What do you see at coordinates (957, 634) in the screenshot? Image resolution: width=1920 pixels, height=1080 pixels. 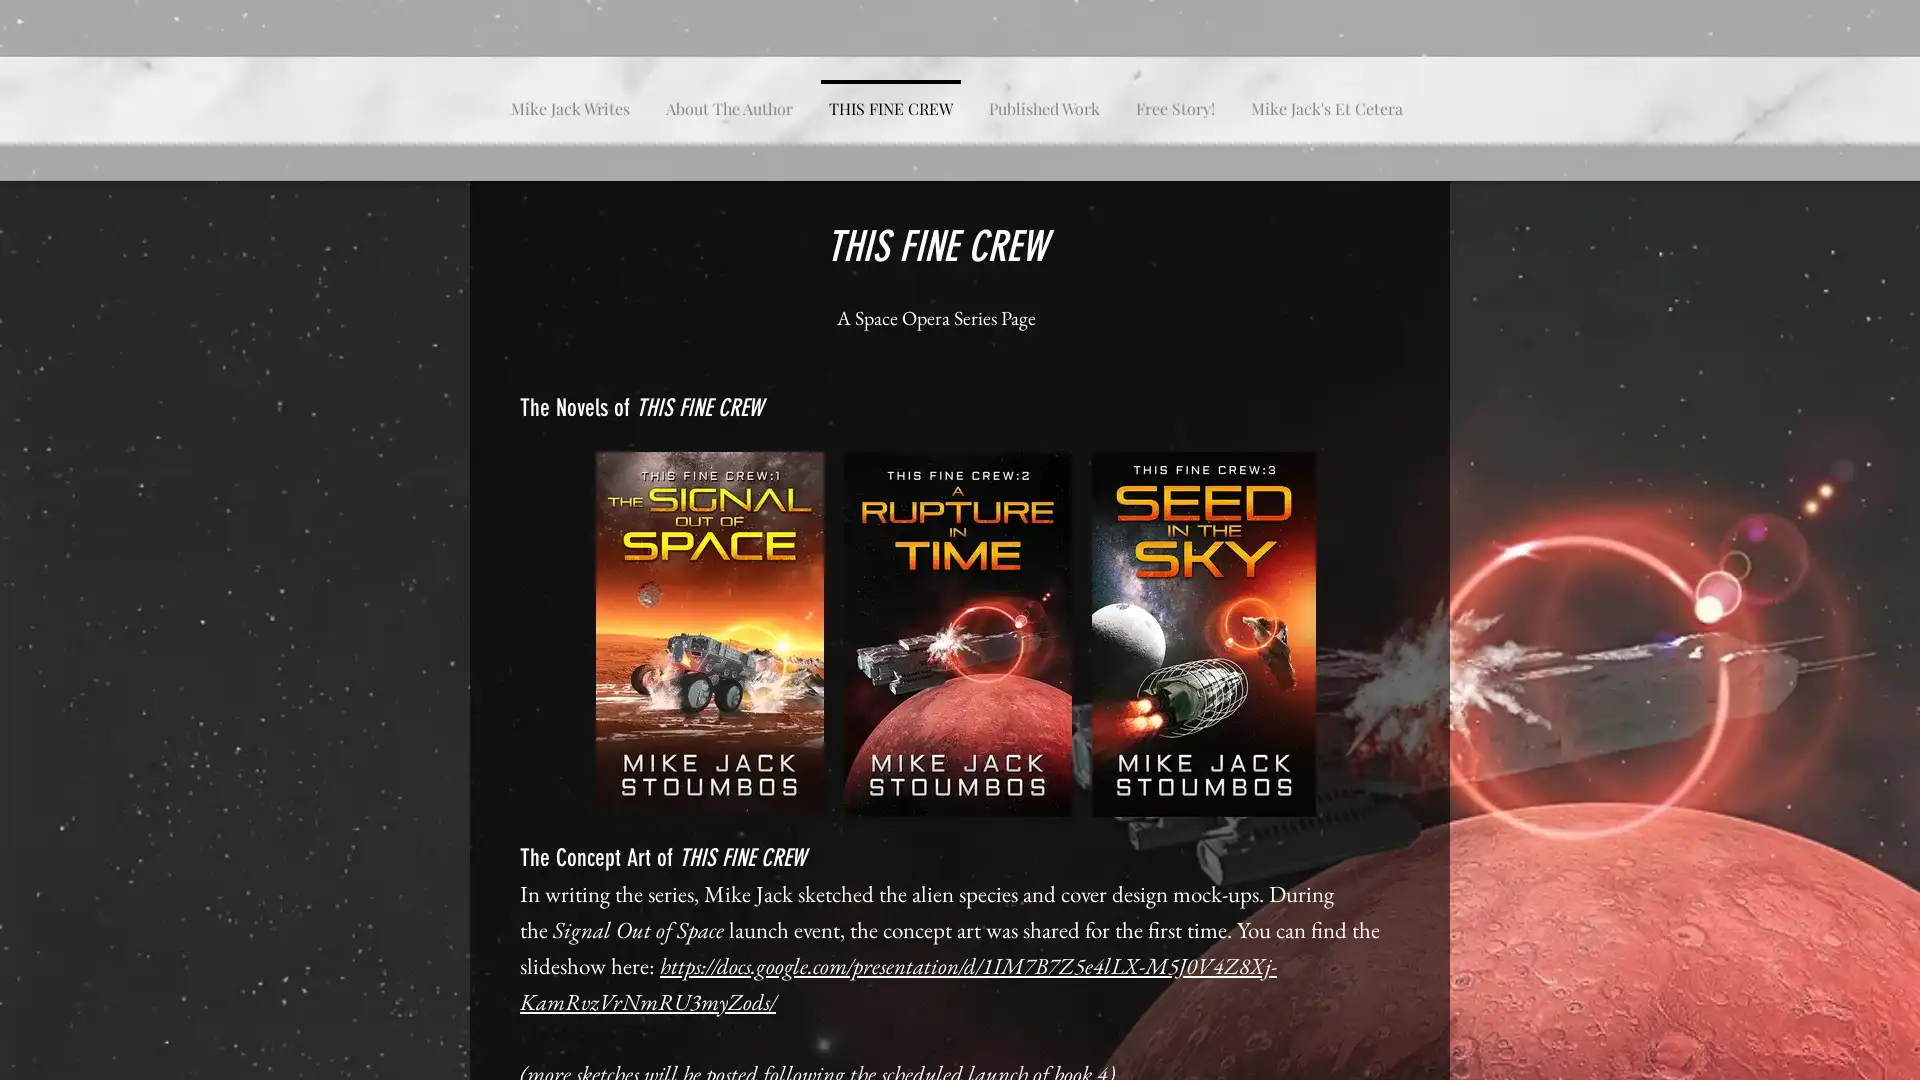 I see `A Rupture in Time TFC2 Kindle Cover.jpg` at bounding box center [957, 634].